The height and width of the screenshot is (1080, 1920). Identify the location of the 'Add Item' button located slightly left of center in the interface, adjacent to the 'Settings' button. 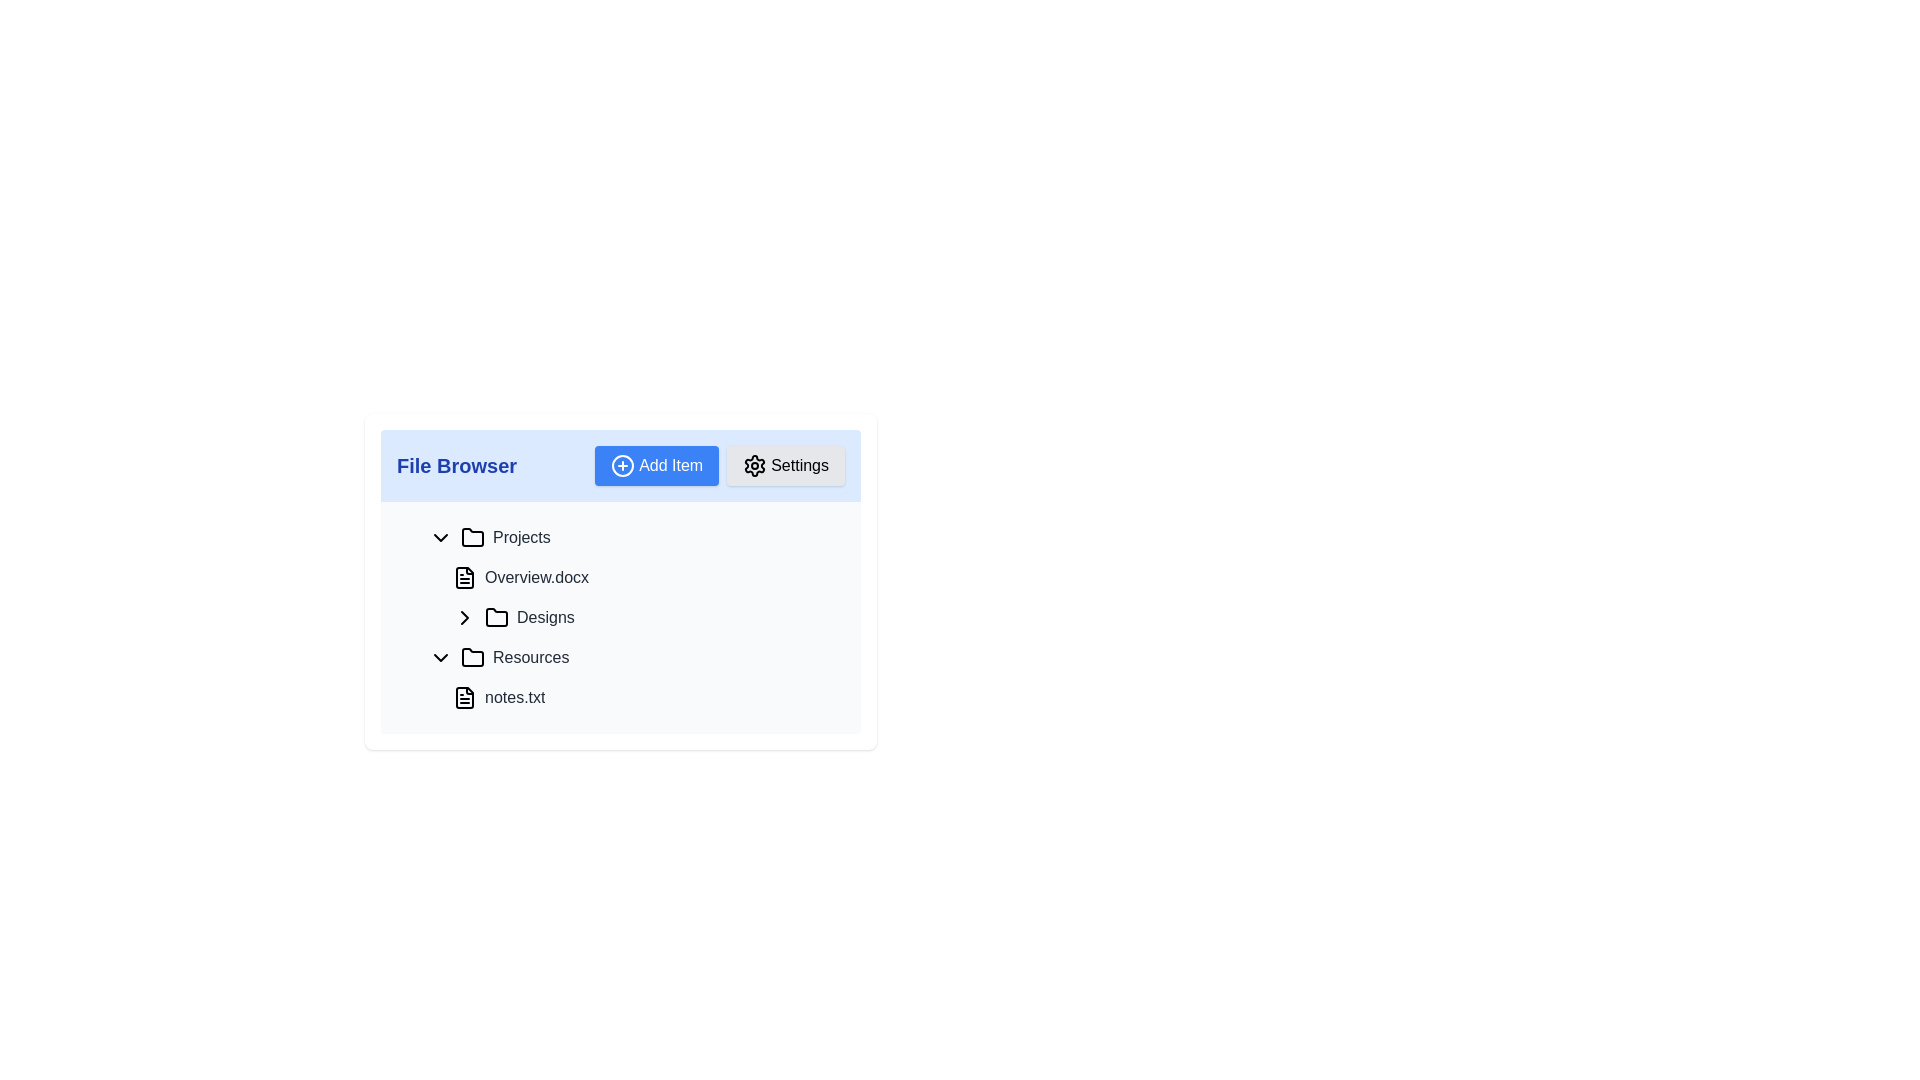
(720, 466).